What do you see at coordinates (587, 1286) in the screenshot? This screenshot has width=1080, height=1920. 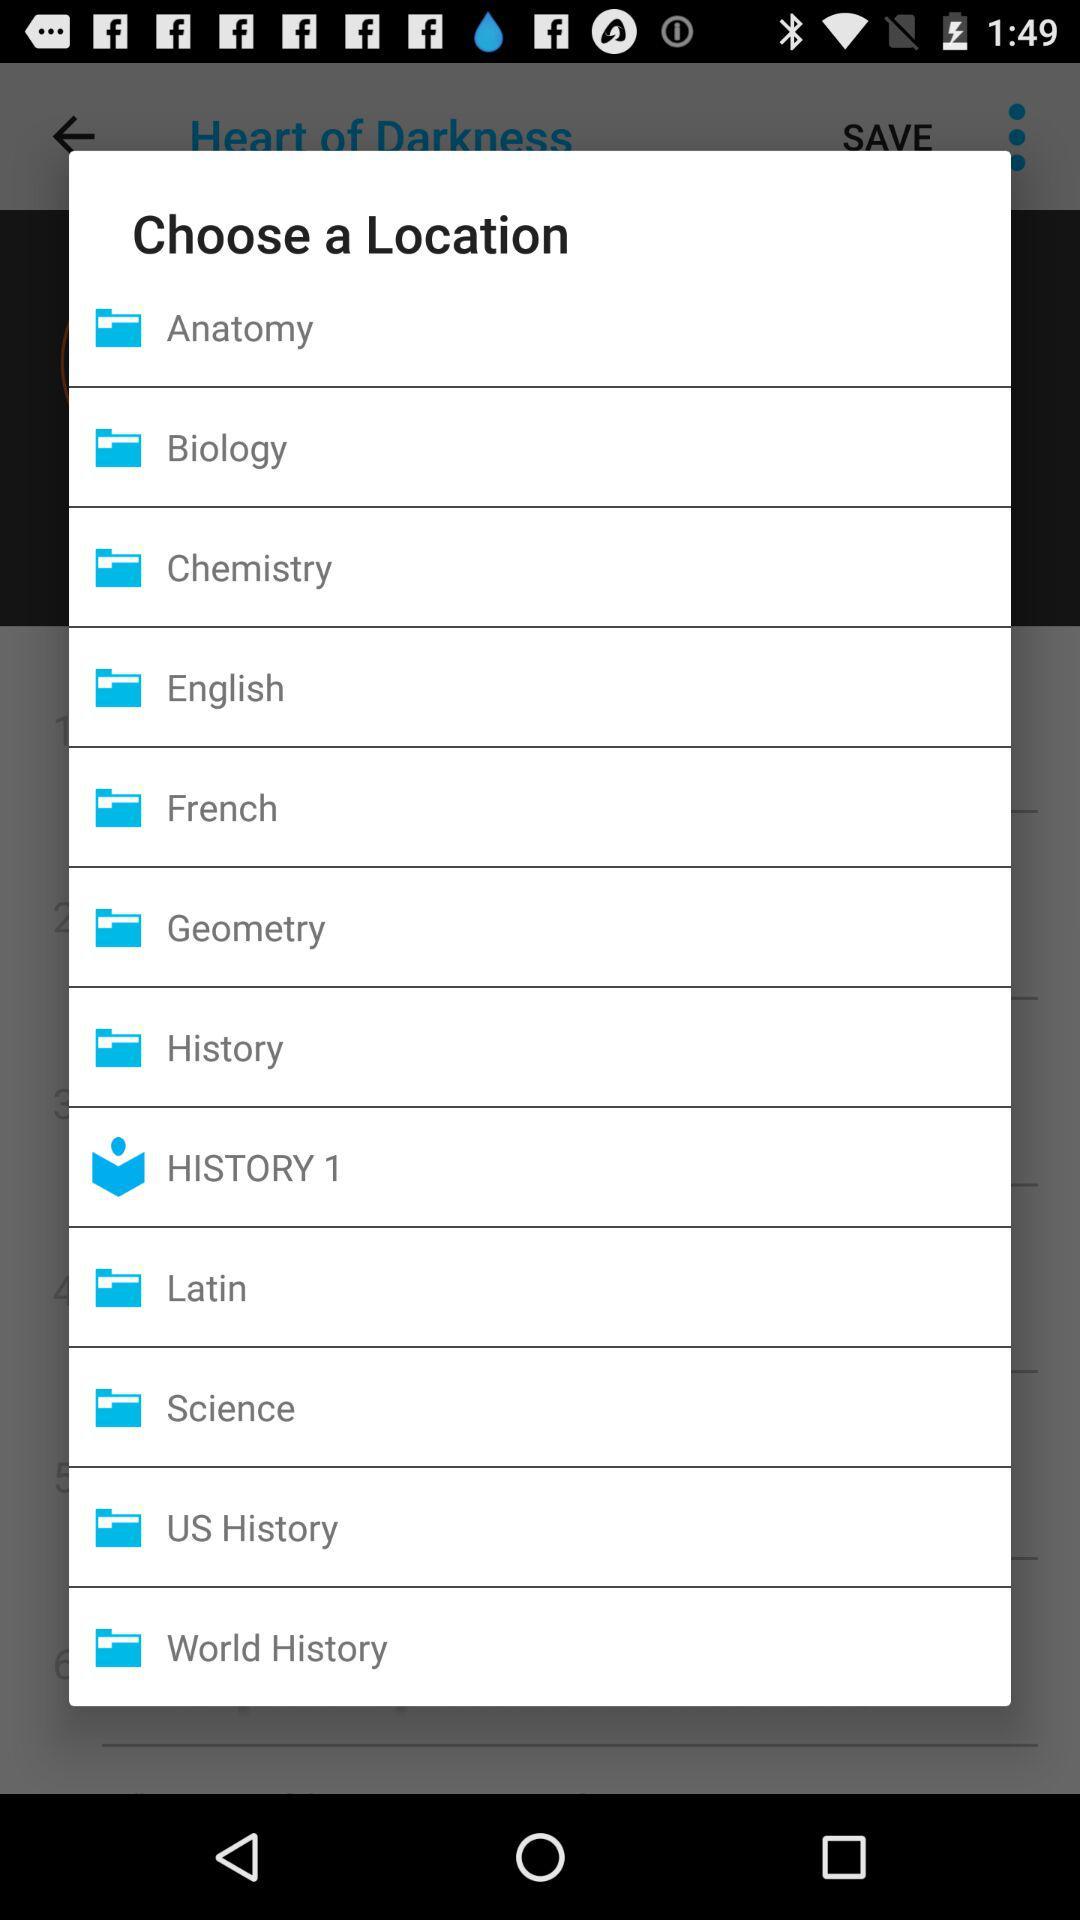 I see `the latin item` at bounding box center [587, 1286].